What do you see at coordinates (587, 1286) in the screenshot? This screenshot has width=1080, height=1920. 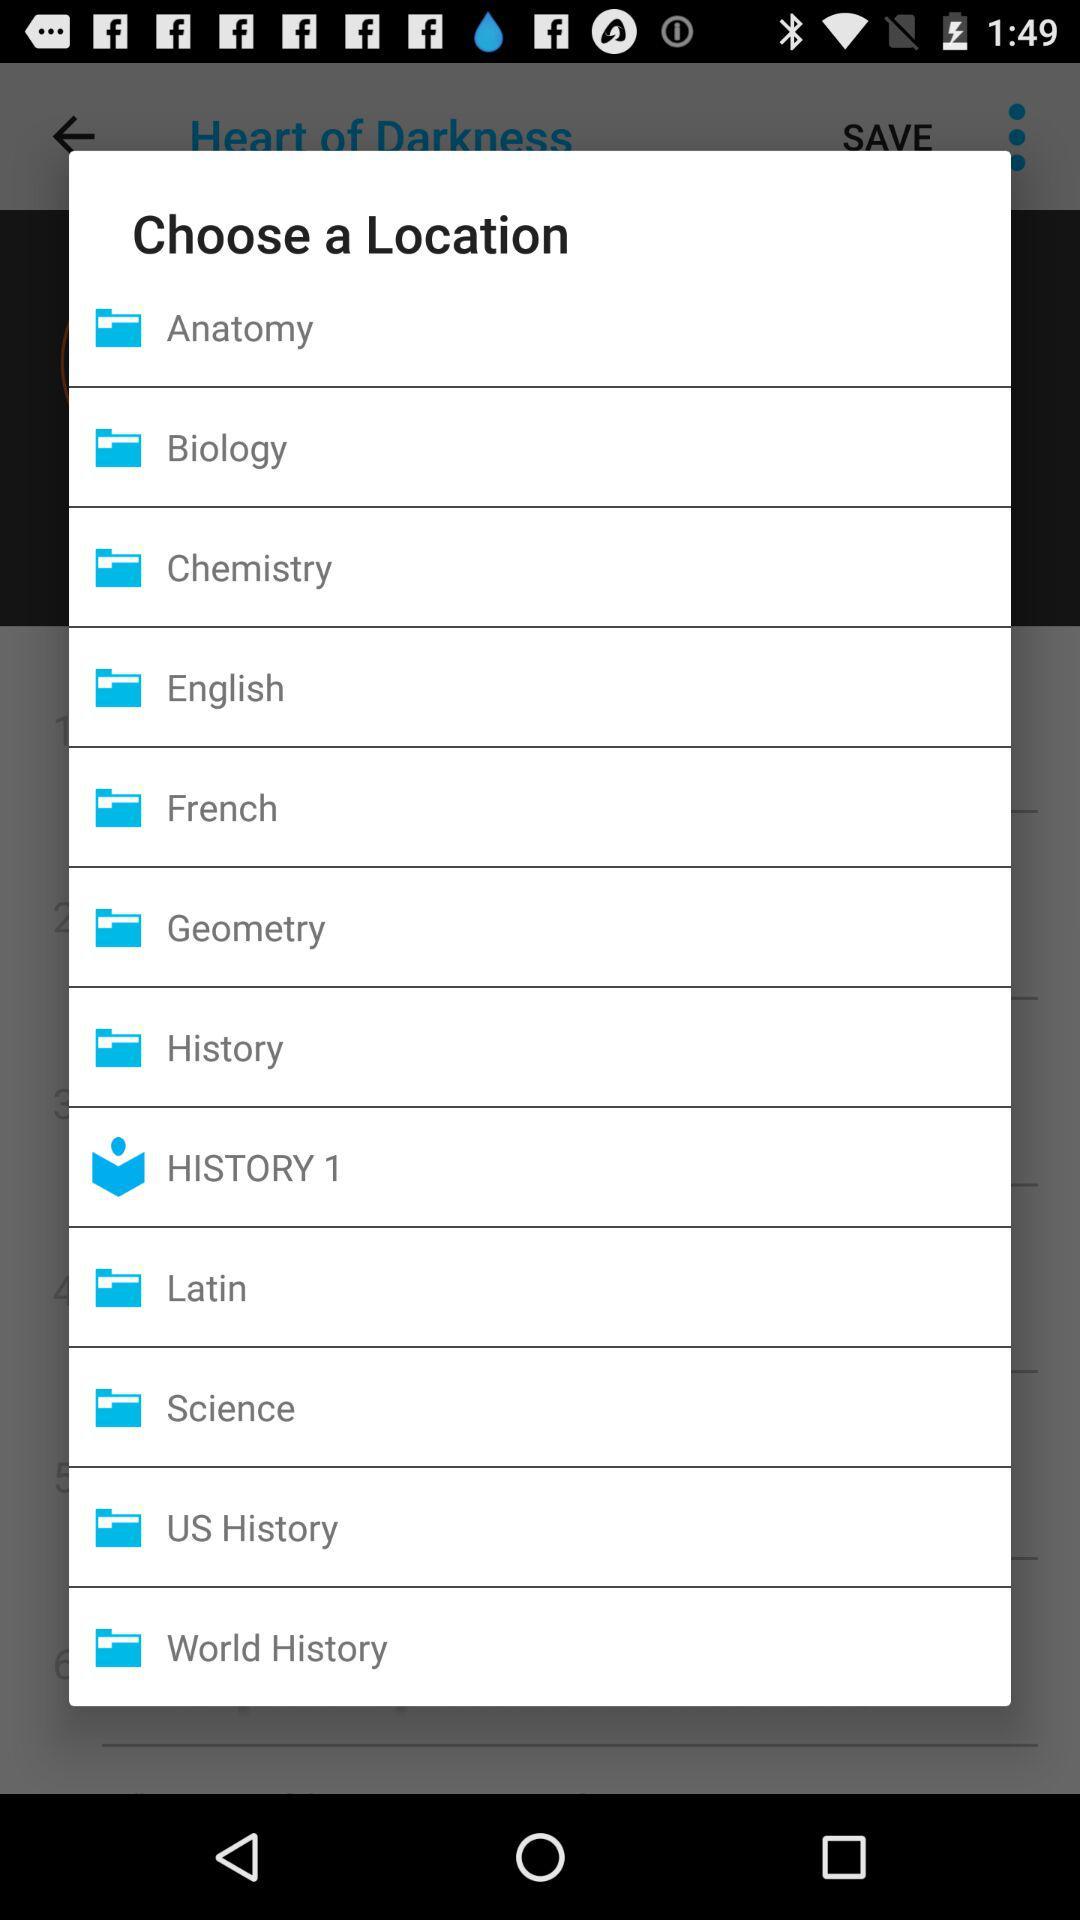 I see `the latin item` at bounding box center [587, 1286].